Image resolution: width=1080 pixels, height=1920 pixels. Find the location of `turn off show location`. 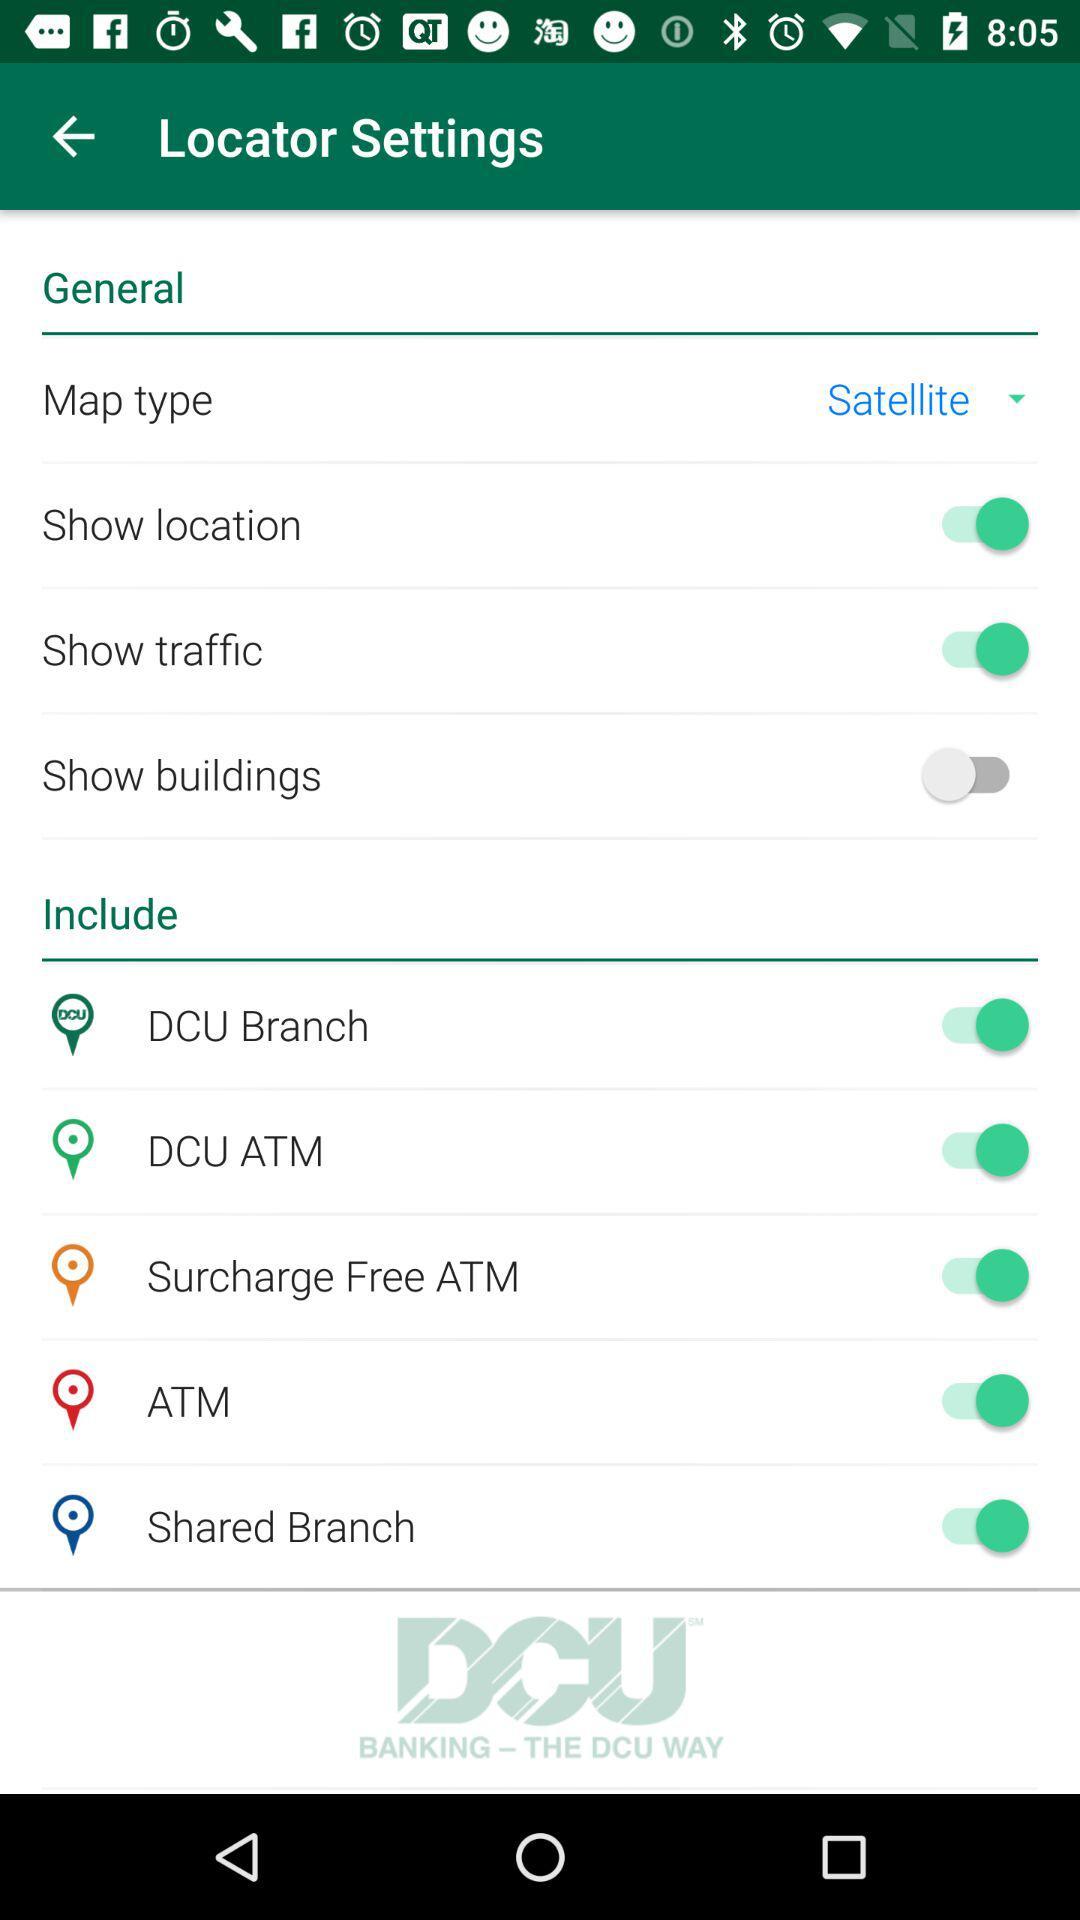

turn off show location is located at coordinates (974, 523).